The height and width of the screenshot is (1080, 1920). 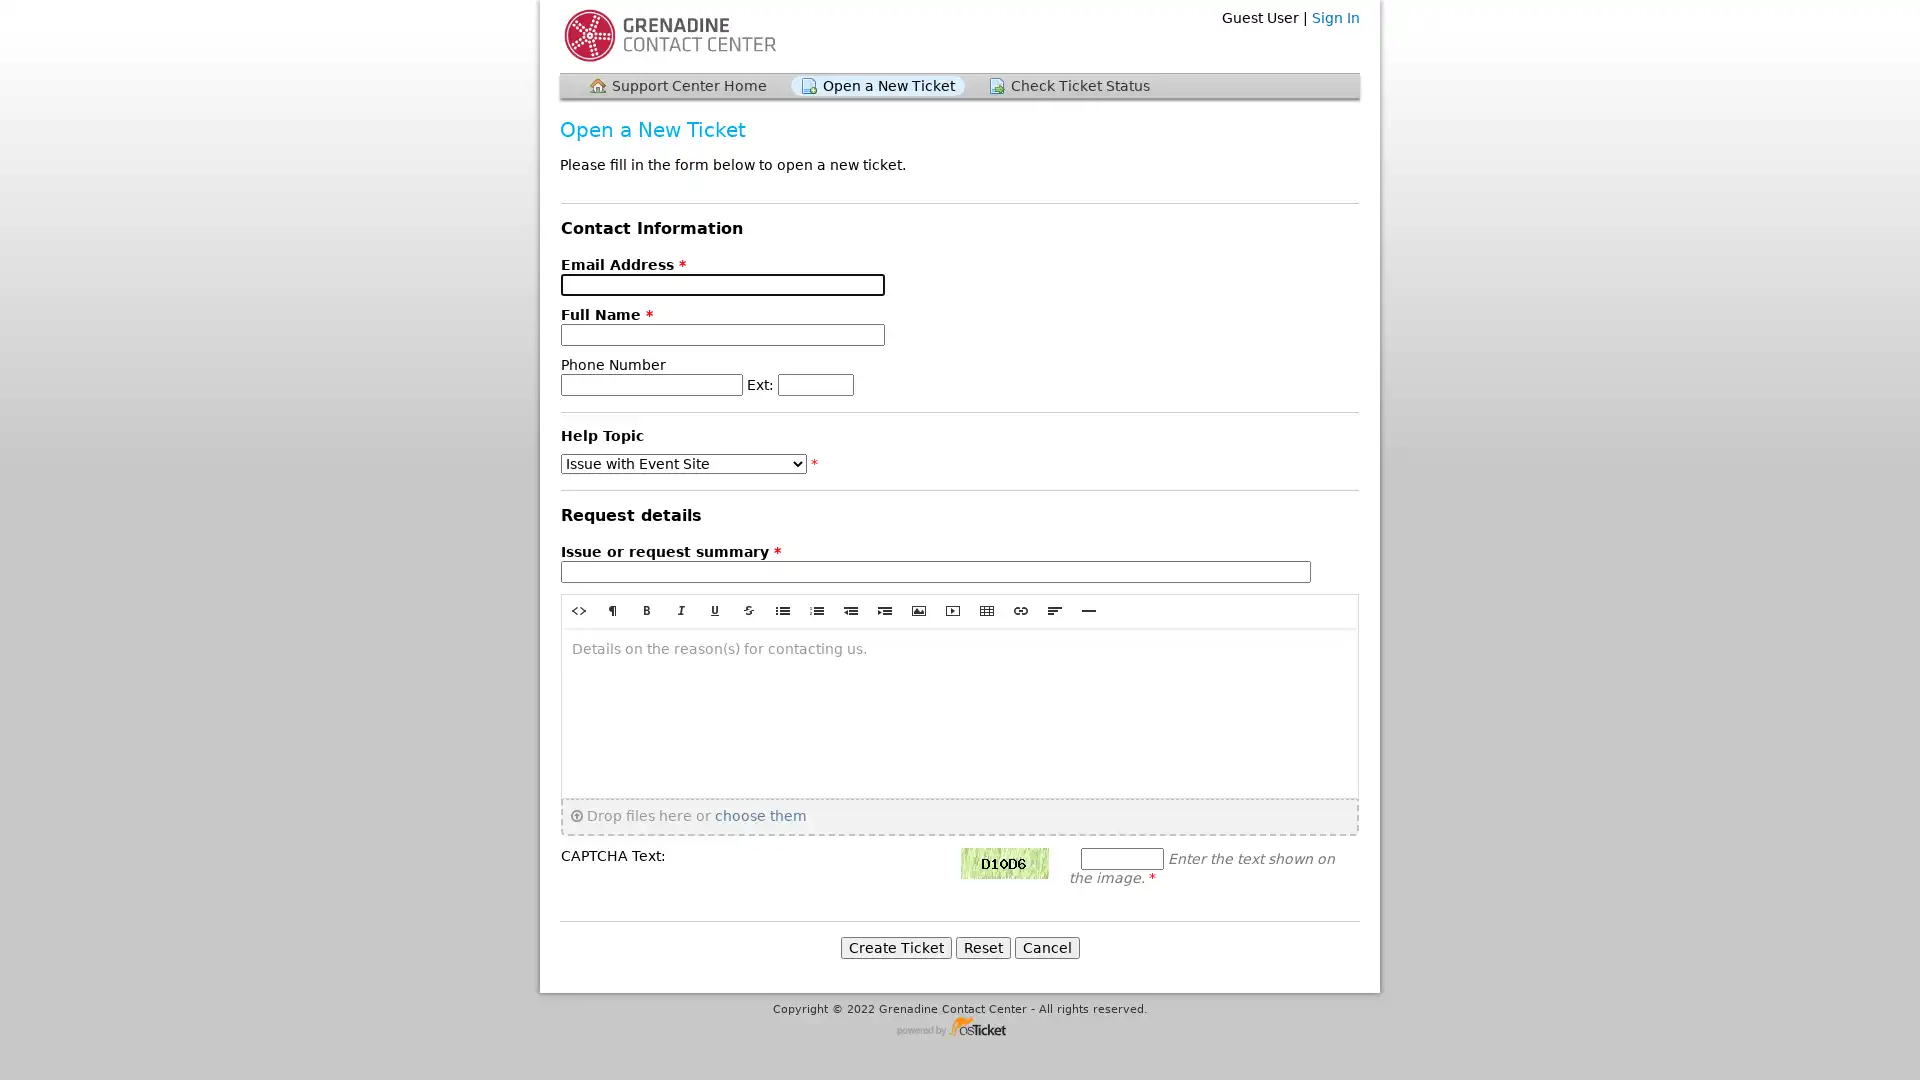 I want to click on Reset, so click(x=982, y=946).